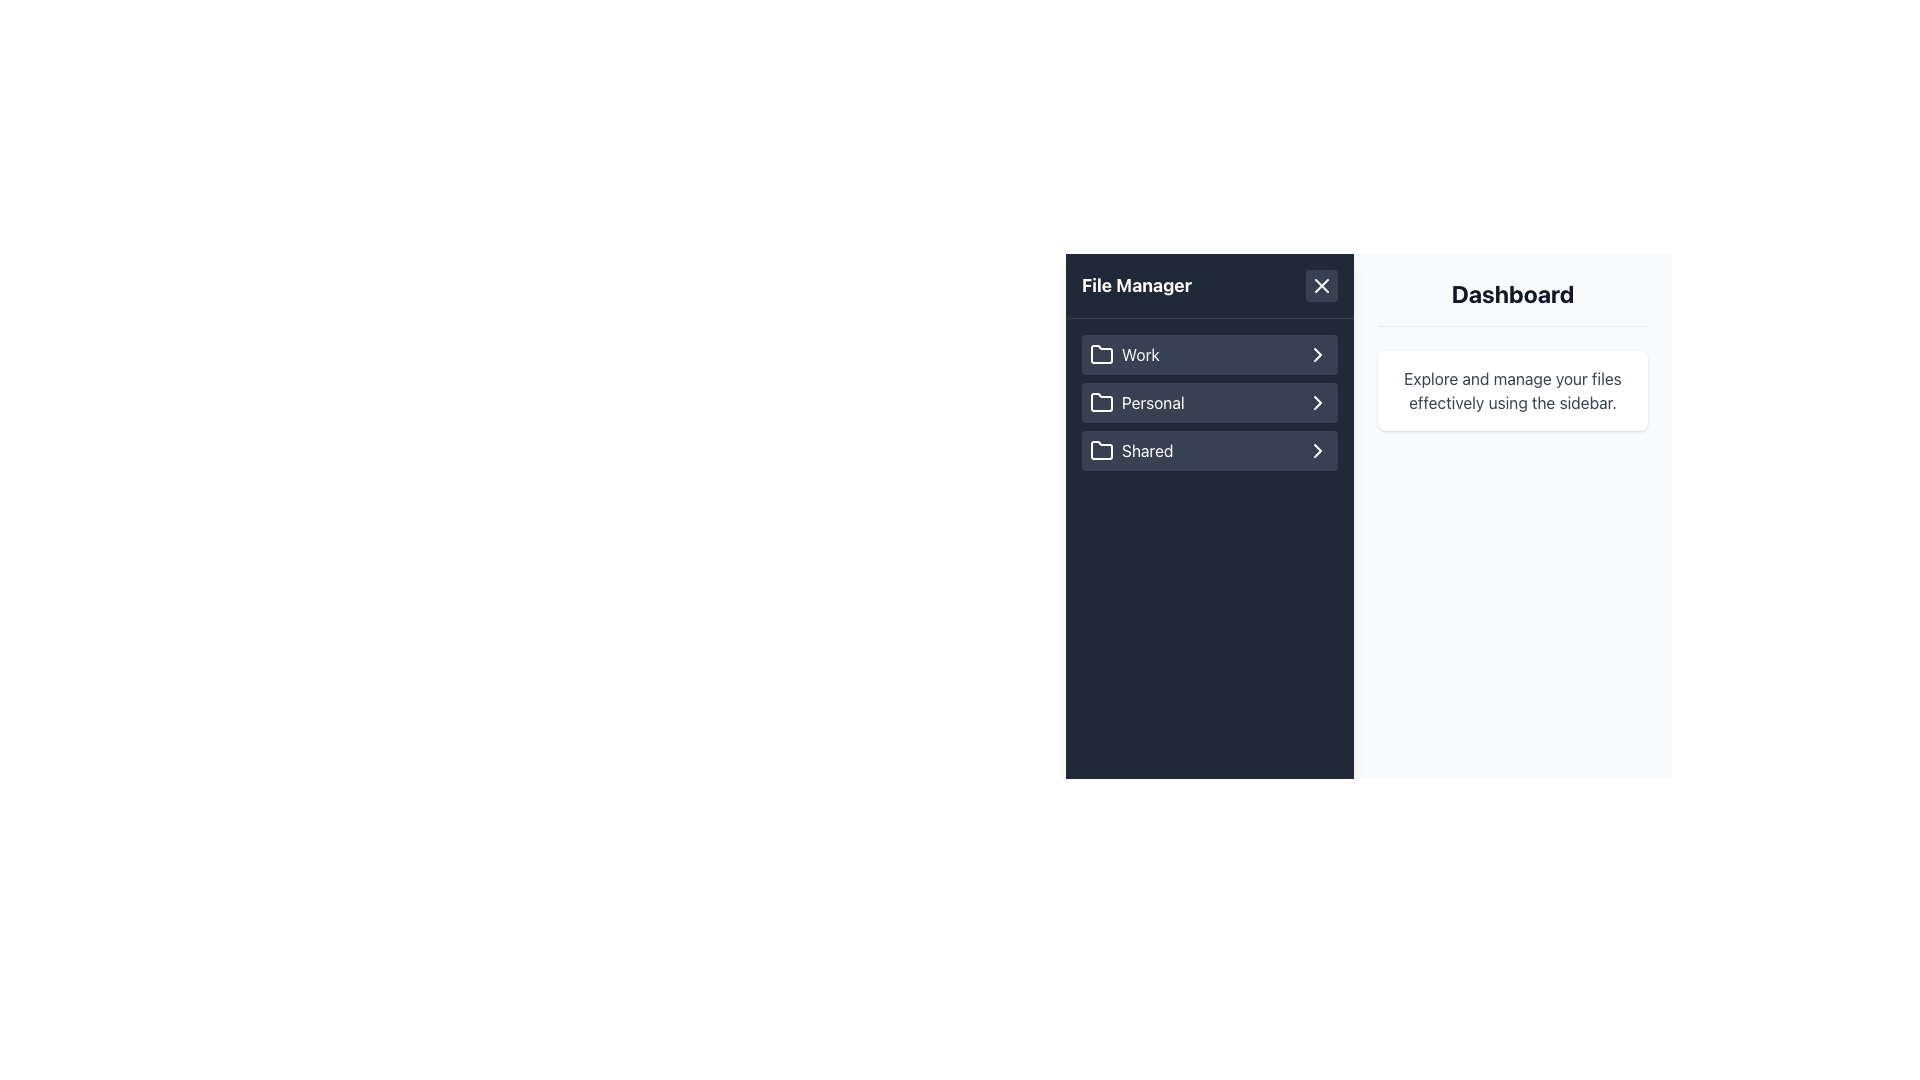 The width and height of the screenshot is (1920, 1080). I want to click on the 'Shared' folder icon and text element located in the sidebar, which is the third item in the vertical list of navigation options, so click(1131, 451).